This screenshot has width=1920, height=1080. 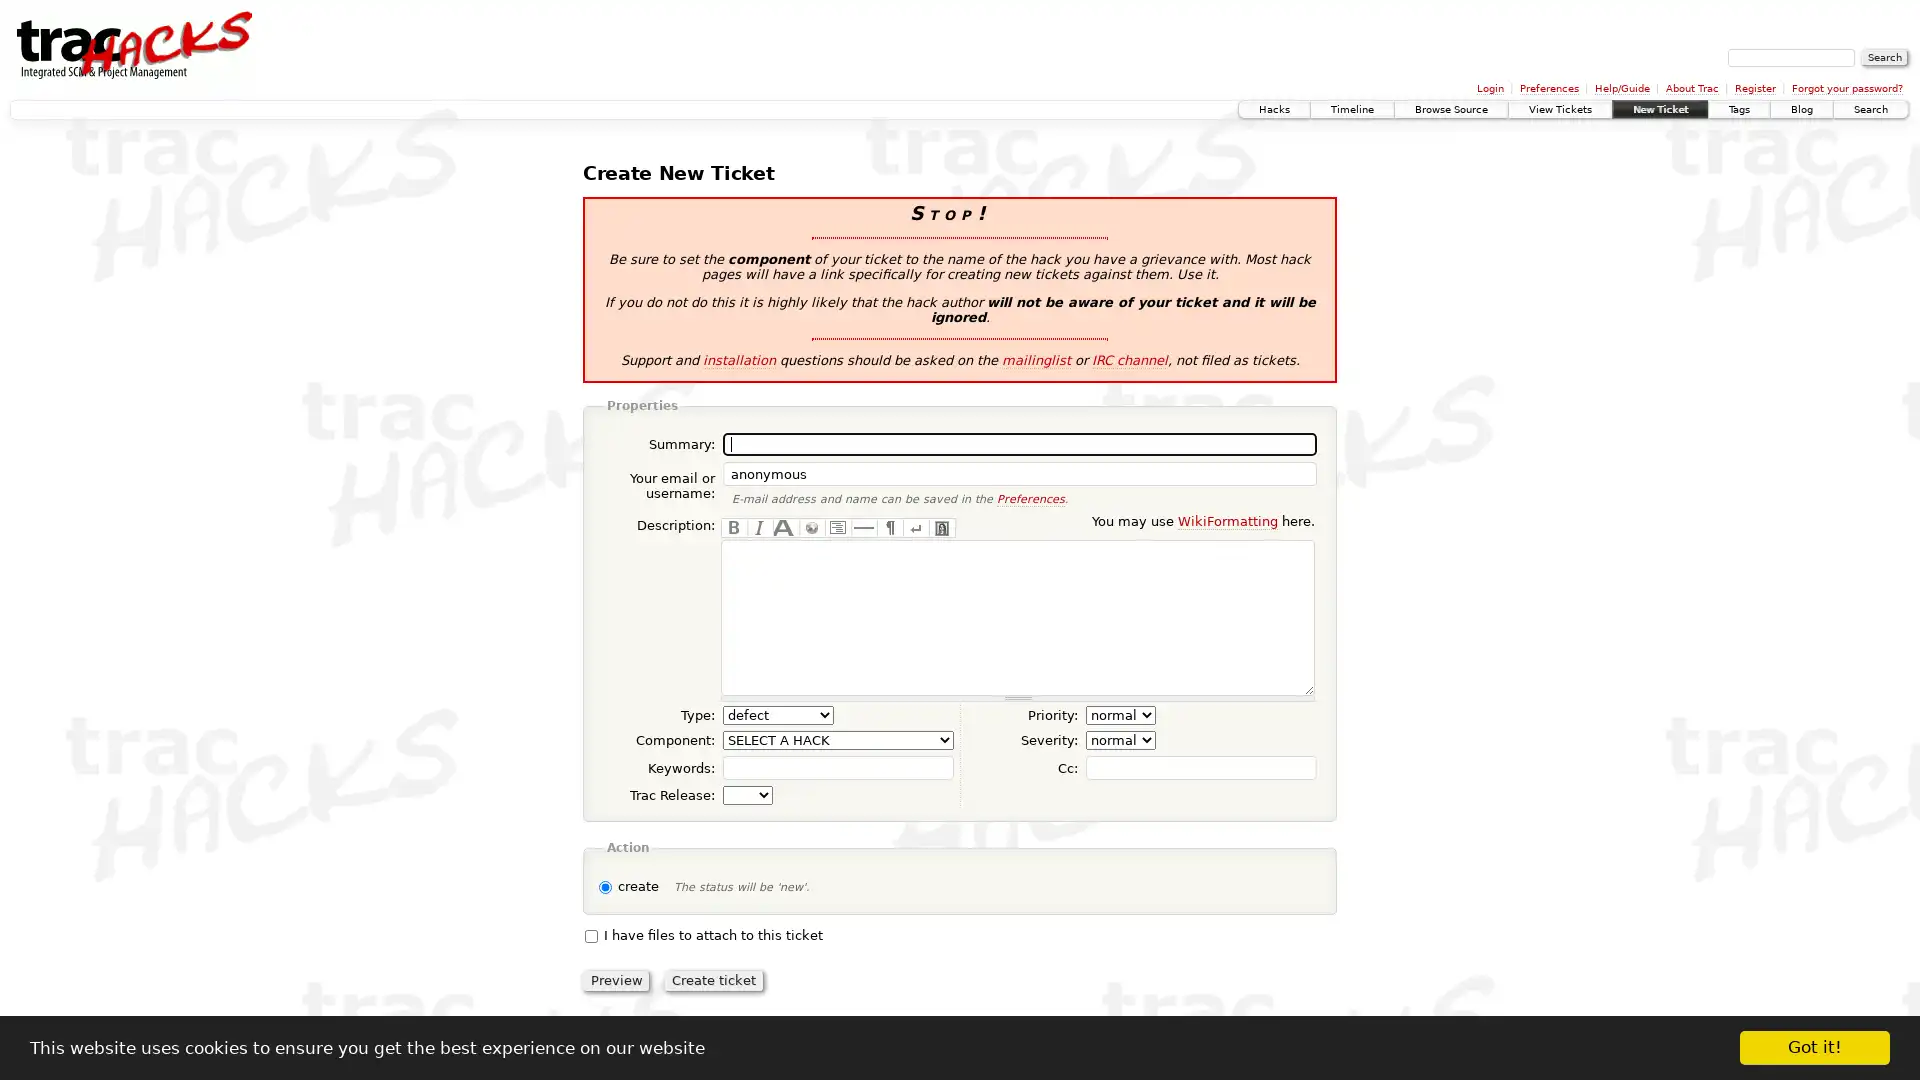 I want to click on Create ticket, so click(x=713, y=979).